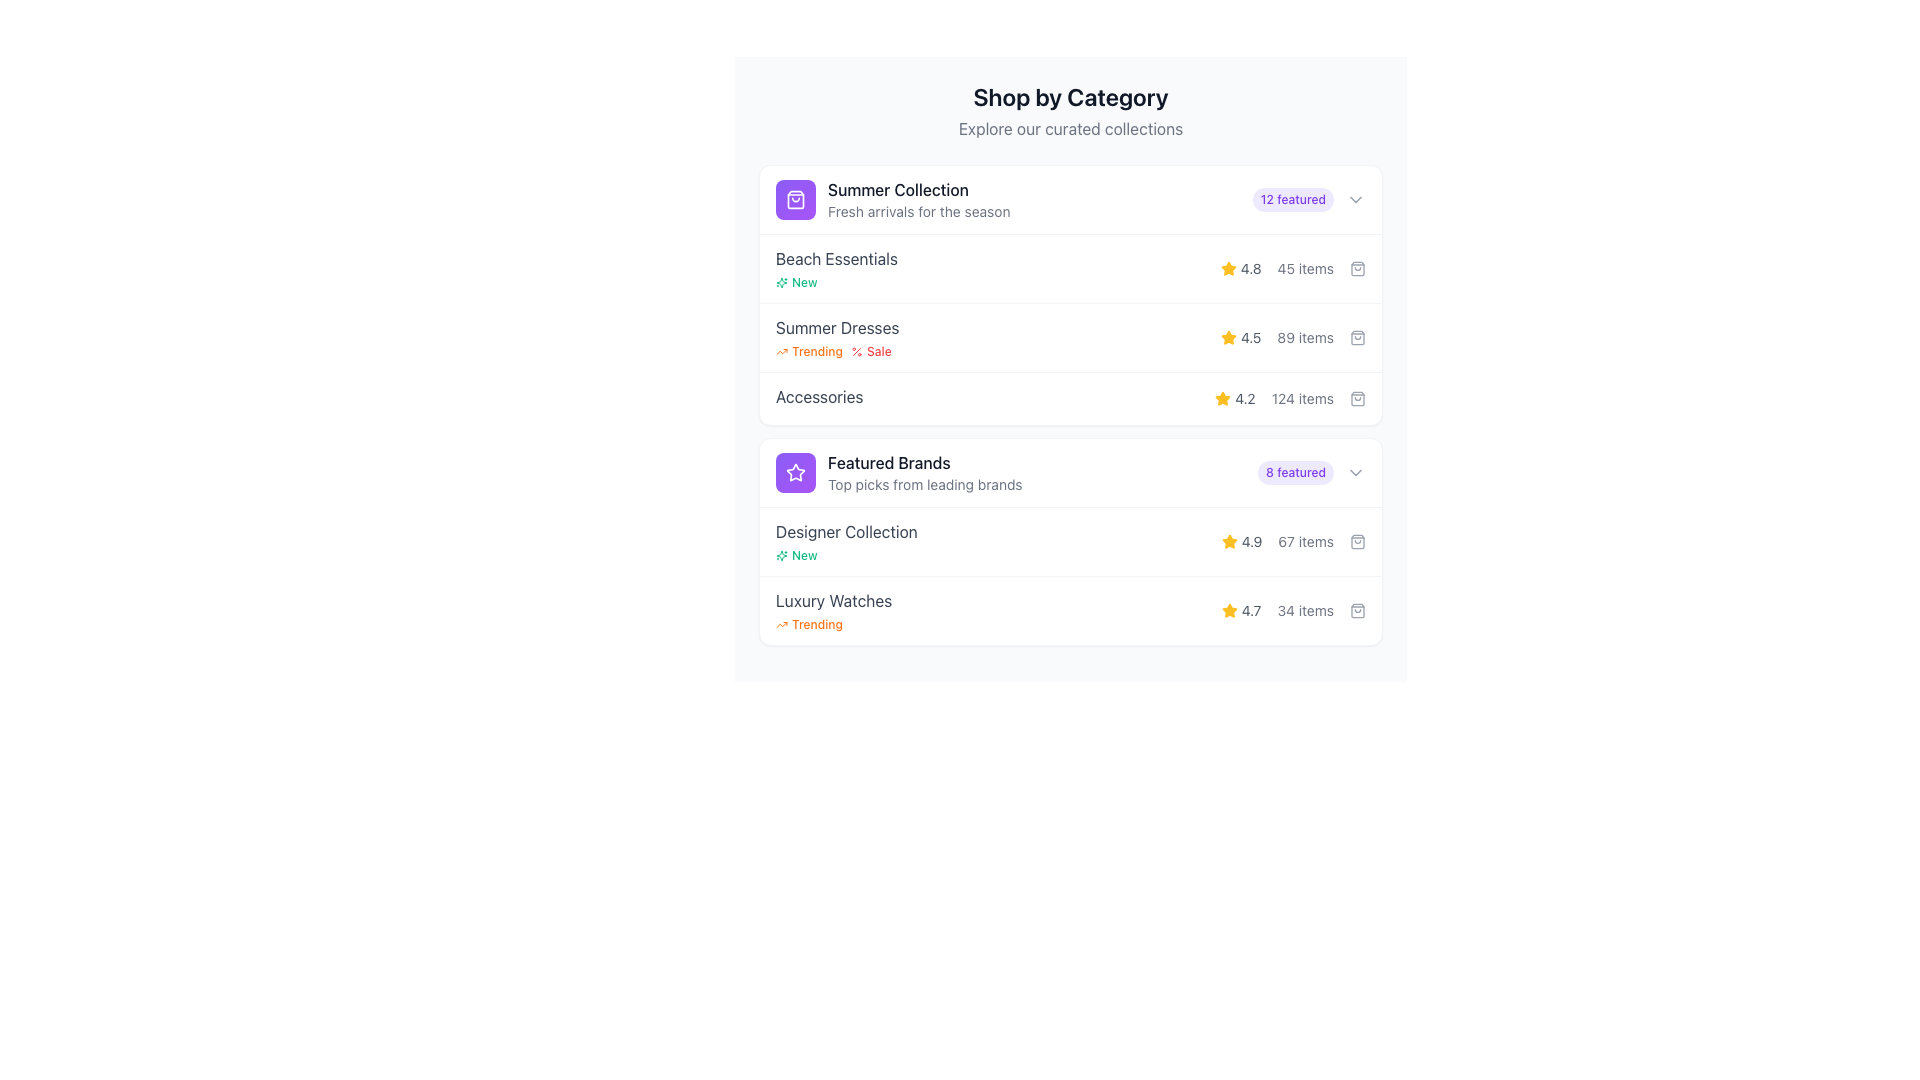 This screenshot has height=1080, width=1920. What do you see at coordinates (1250, 337) in the screenshot?
I see `the numerical rating text label that displays the rating next to the star icon for the 'Summer Dresses' item count section` at bounding box center [1250, 337].